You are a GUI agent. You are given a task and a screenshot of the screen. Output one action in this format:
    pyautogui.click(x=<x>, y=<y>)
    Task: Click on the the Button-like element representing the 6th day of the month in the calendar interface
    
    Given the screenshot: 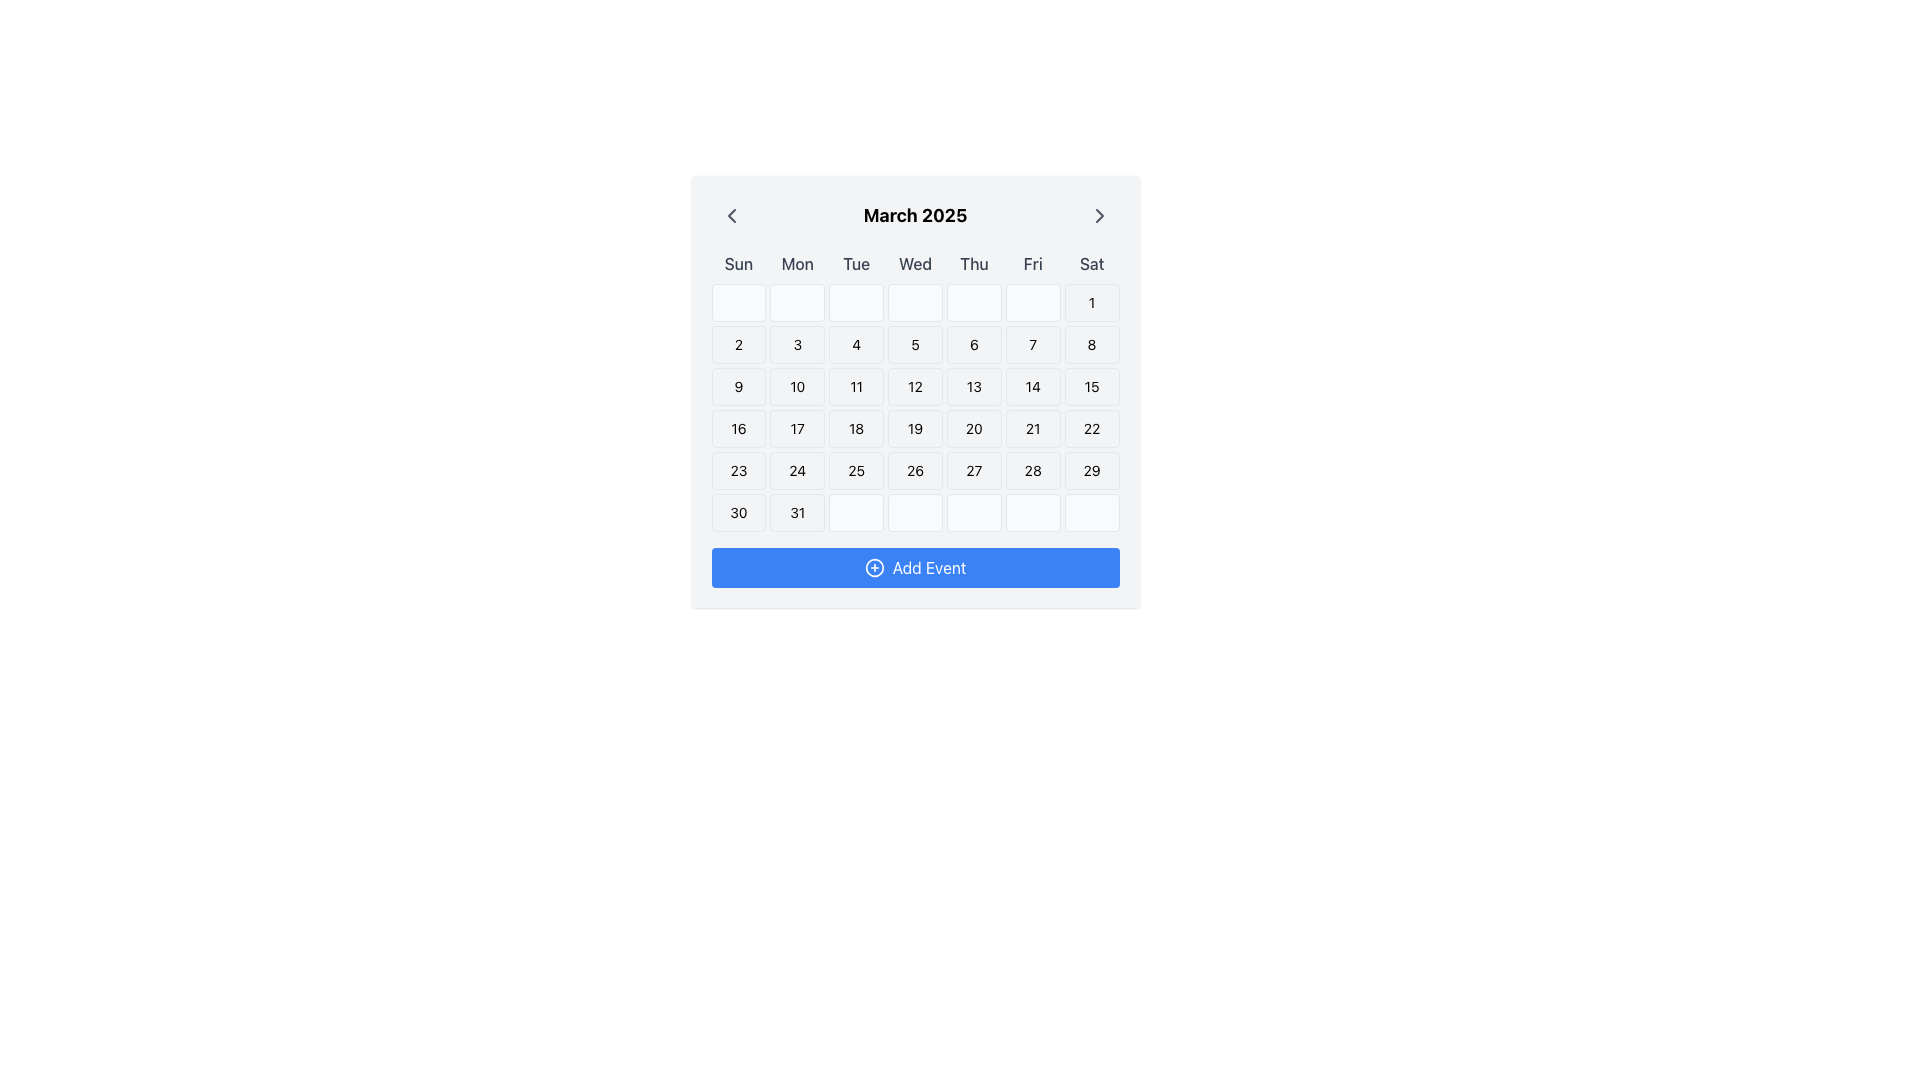 What is the action you would take?
    pyautogui.click(x=974, y=343)
    